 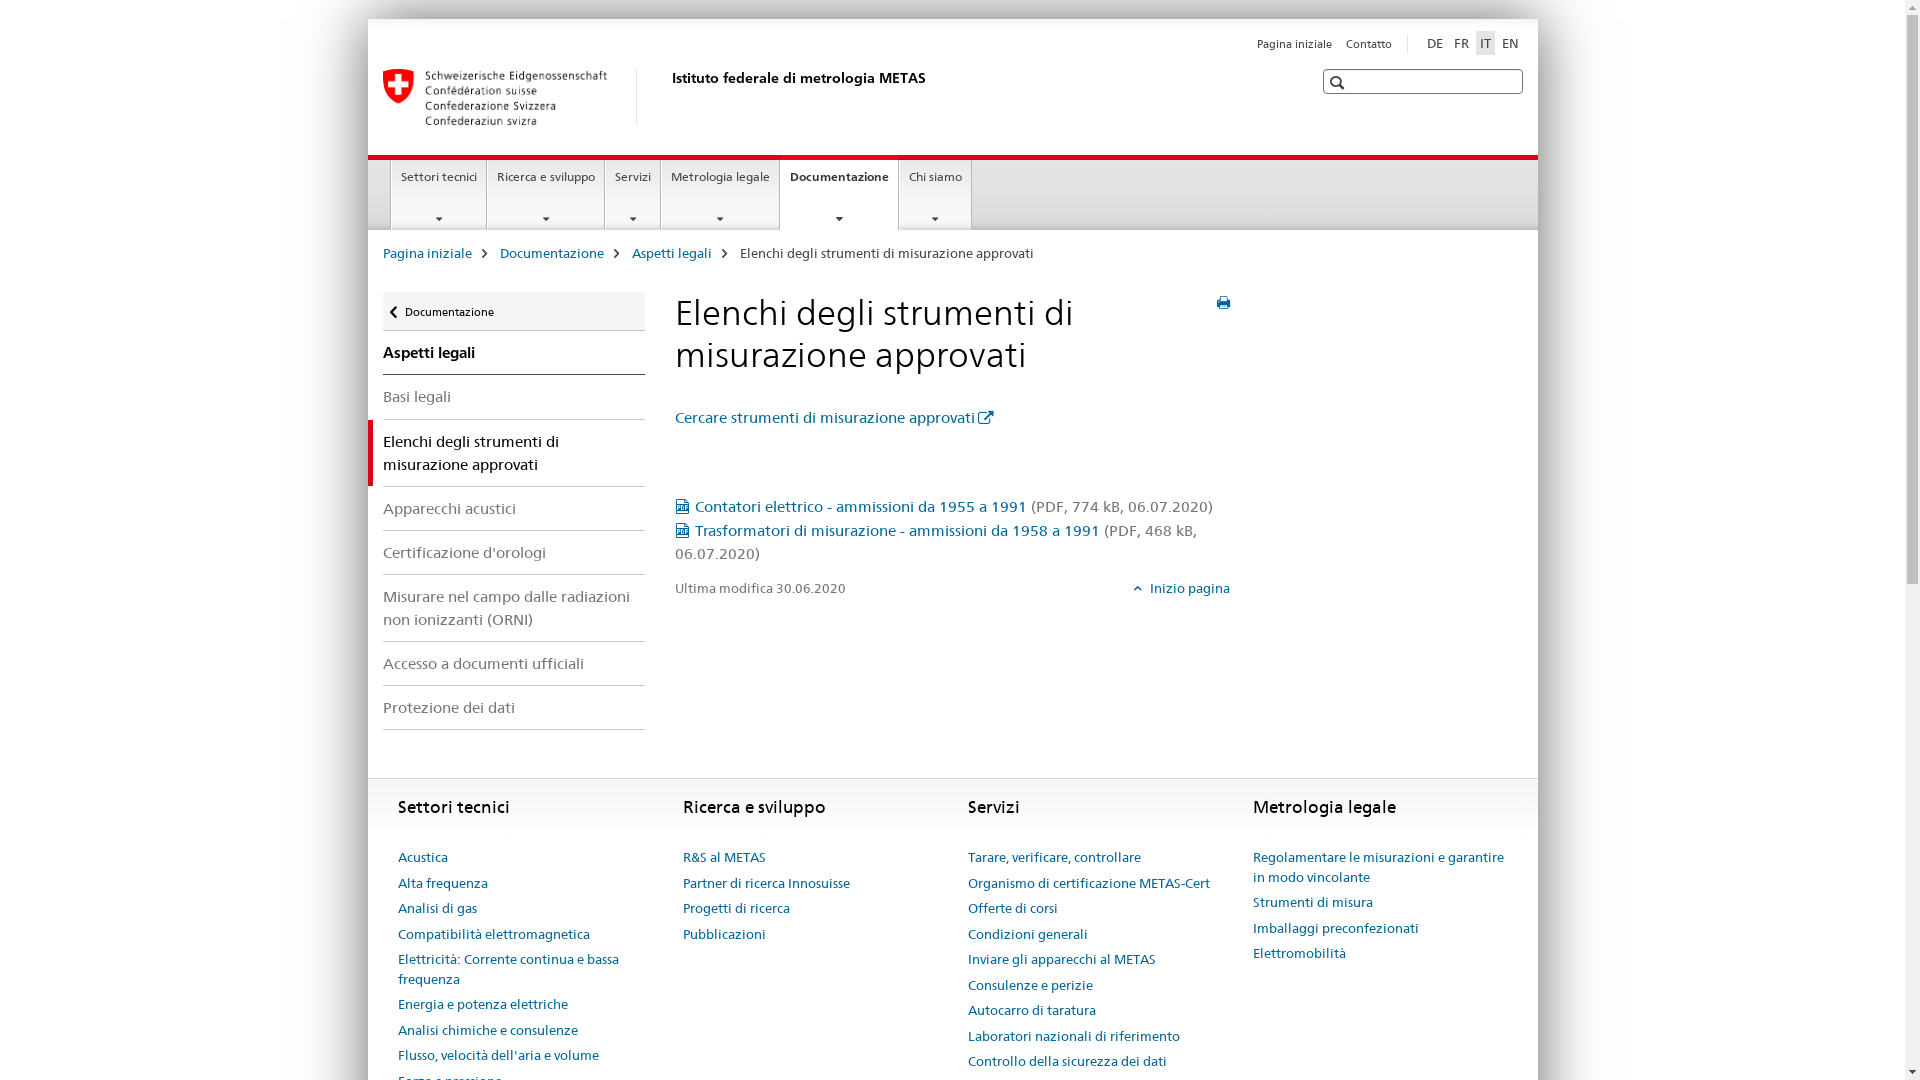 What do you see at coordinates (1053, 856) in the screenshot?
I see `'Tarare, verificare, controllare'` at bounding box center [1053, 856].